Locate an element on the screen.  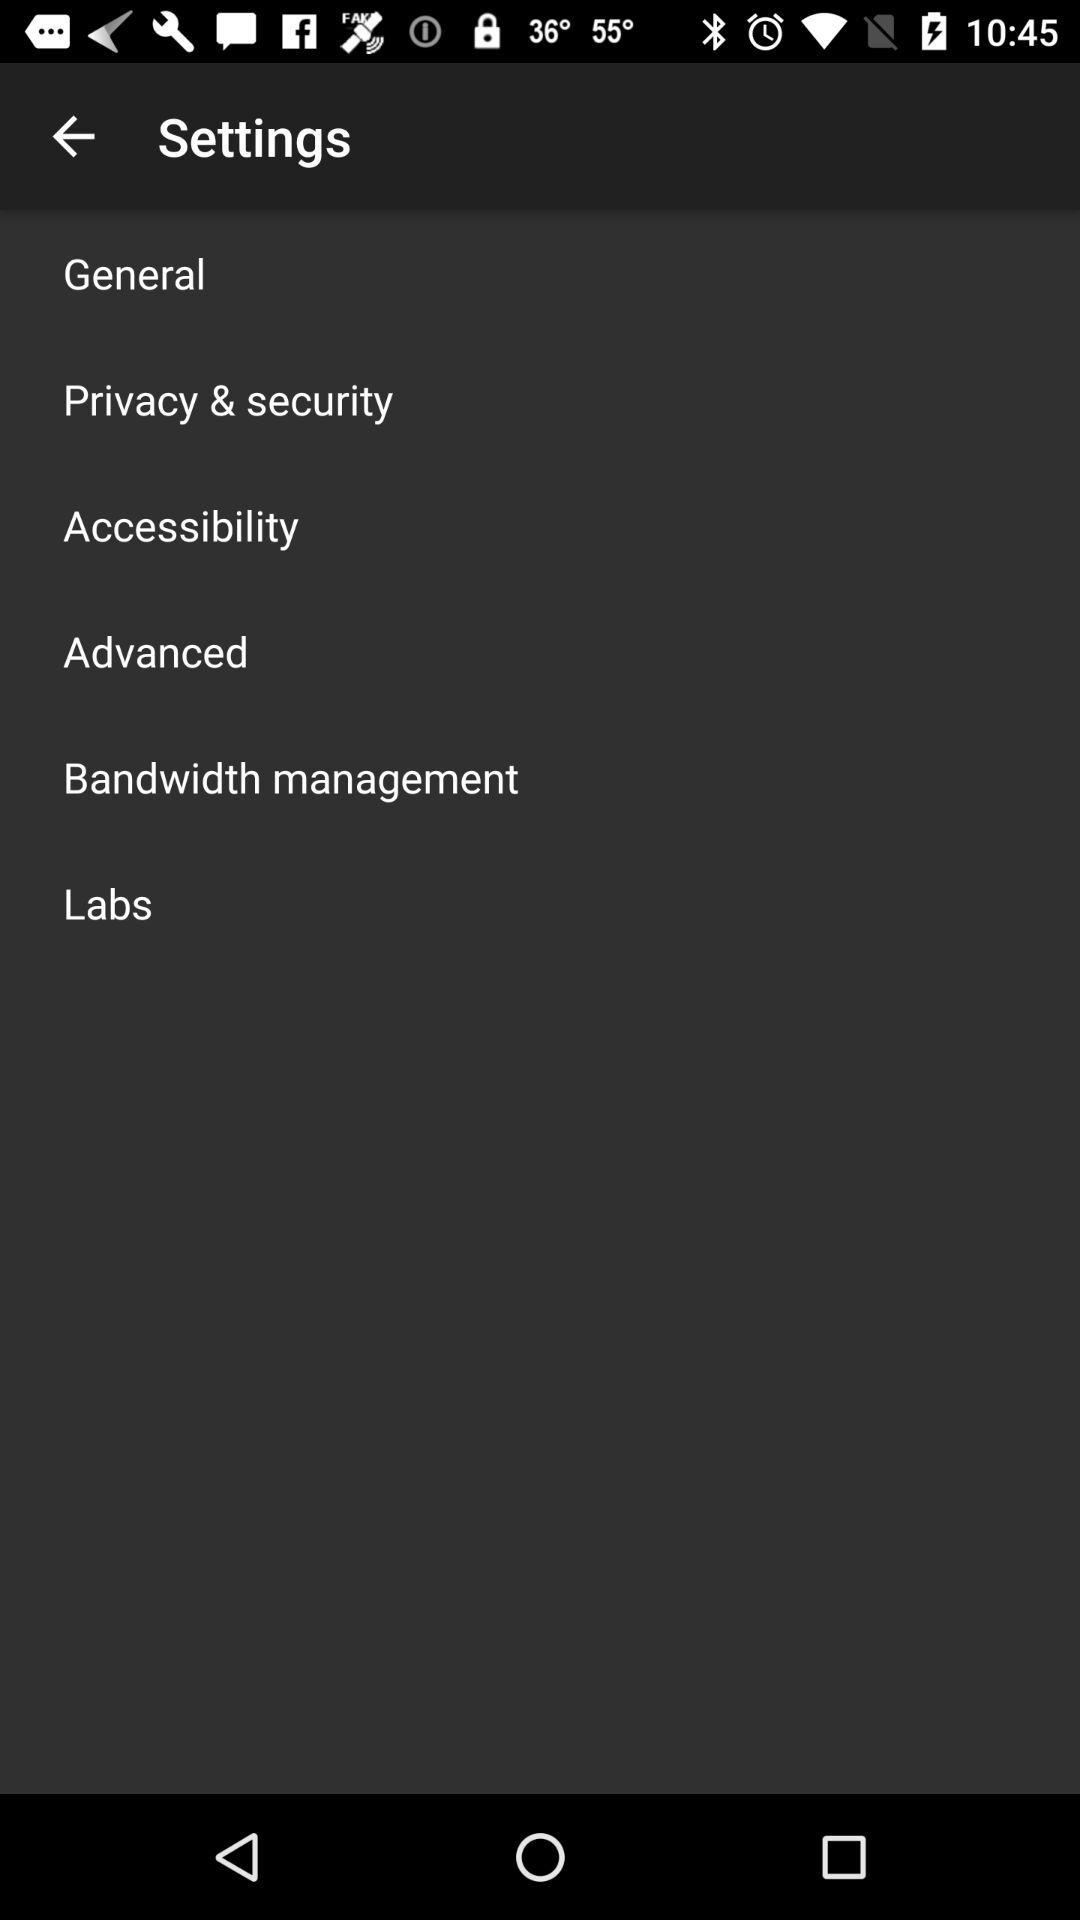
item below bandwidth management icon is located at coordinates (108, 901).